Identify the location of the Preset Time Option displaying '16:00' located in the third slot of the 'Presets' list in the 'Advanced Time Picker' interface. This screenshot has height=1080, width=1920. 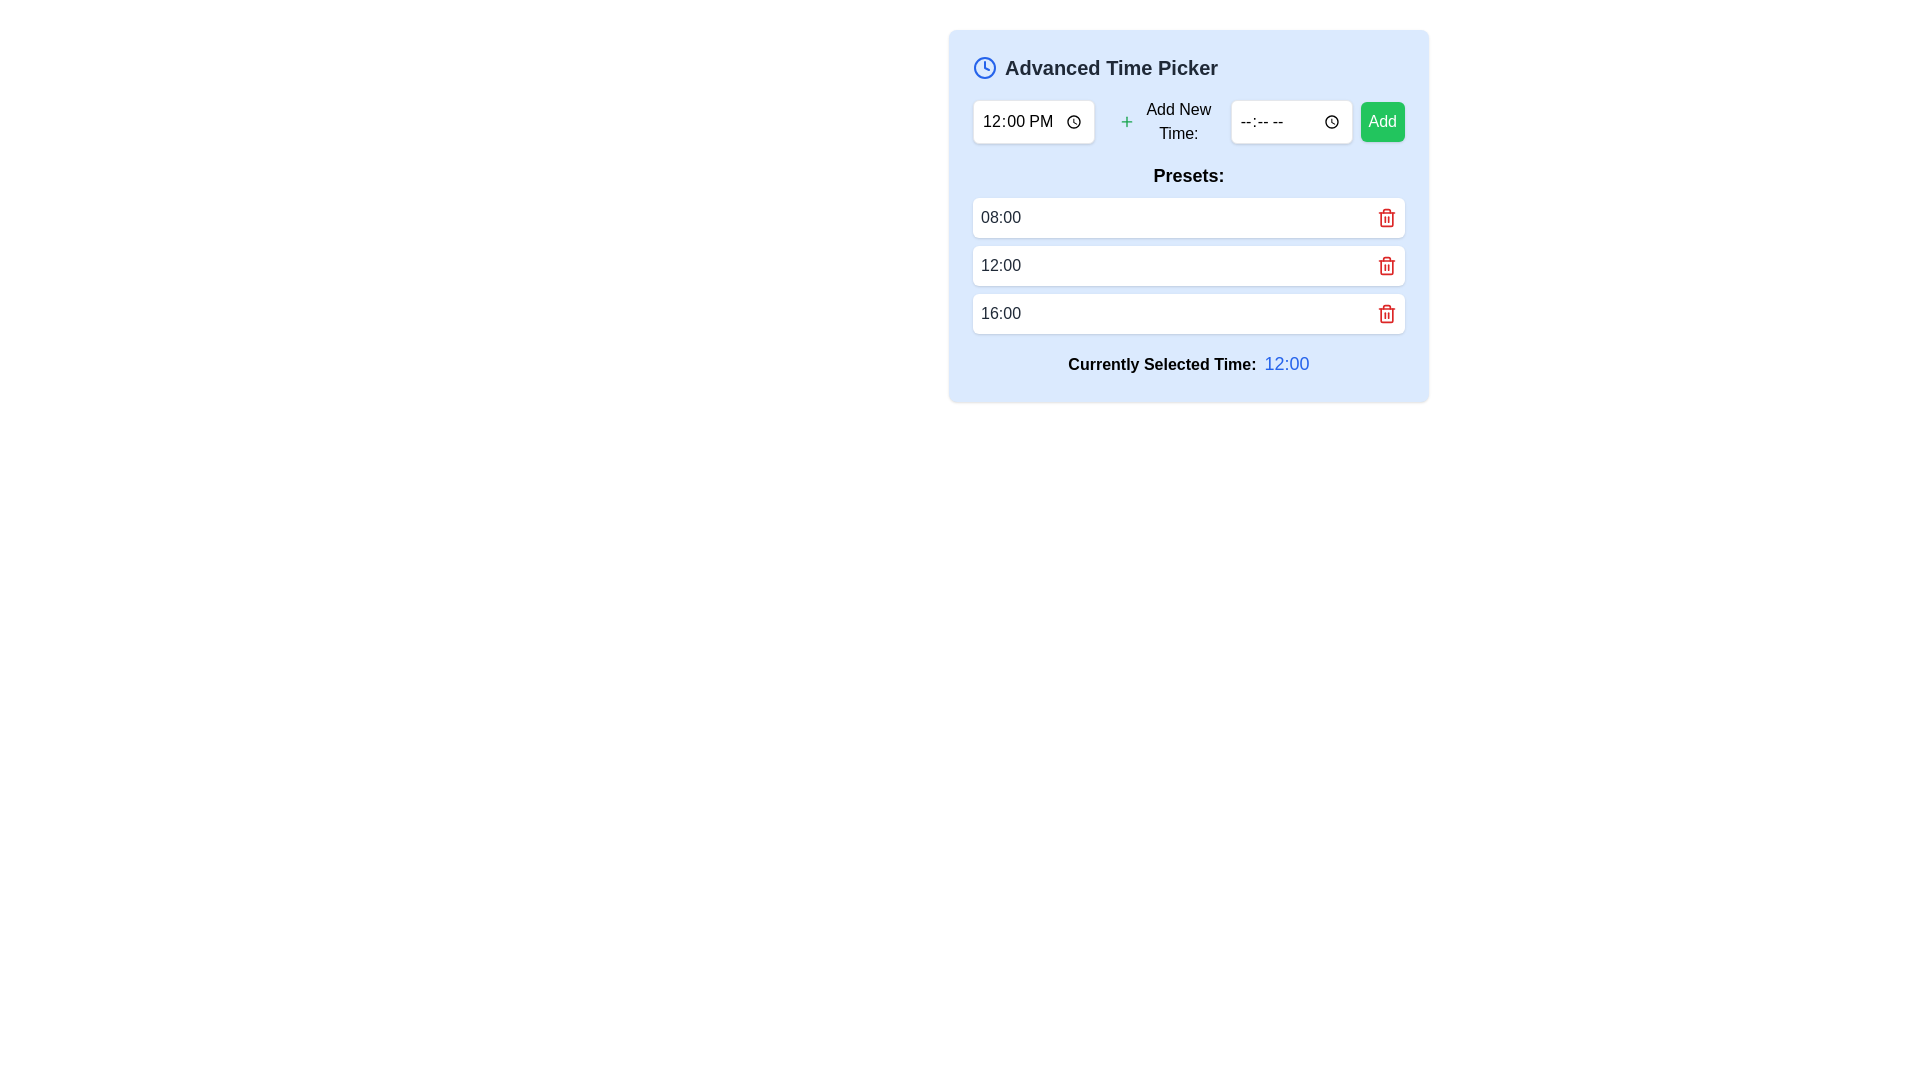
(1189, 313).